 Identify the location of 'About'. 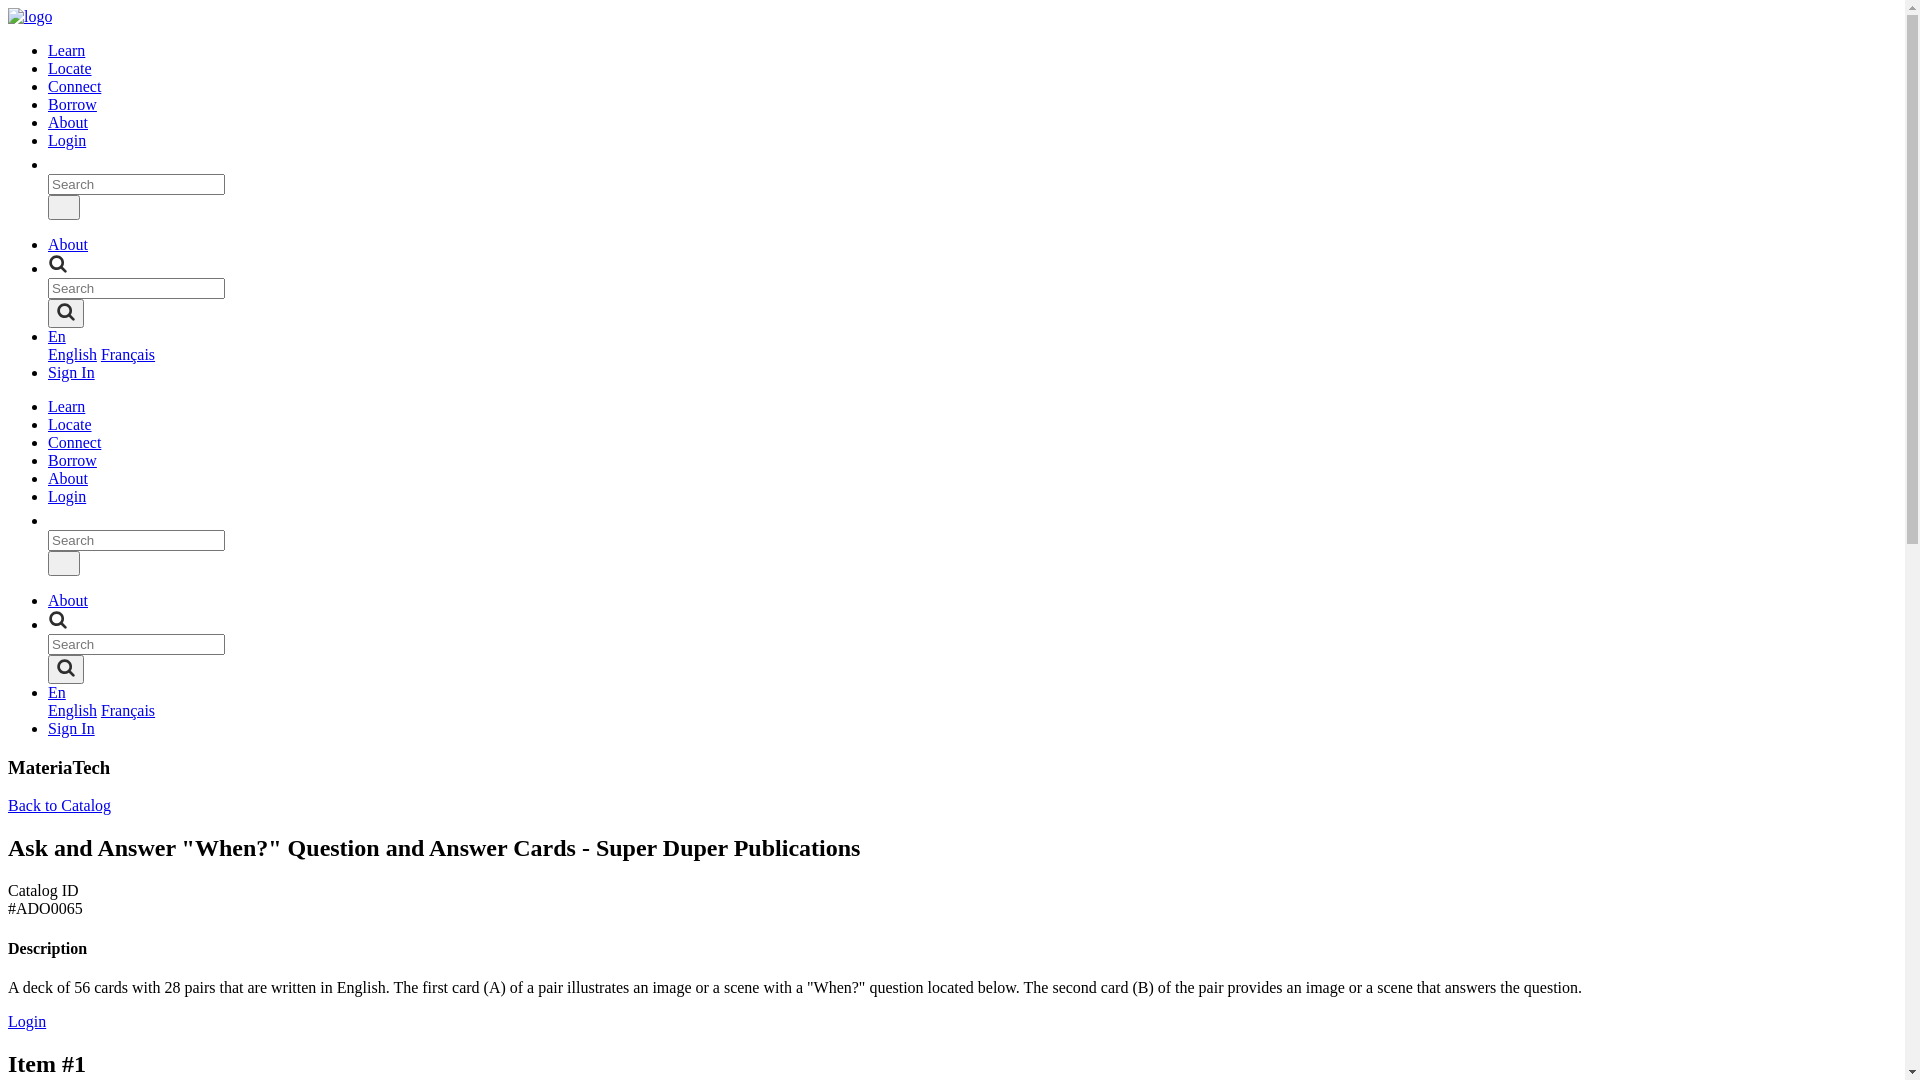
(67, 599).